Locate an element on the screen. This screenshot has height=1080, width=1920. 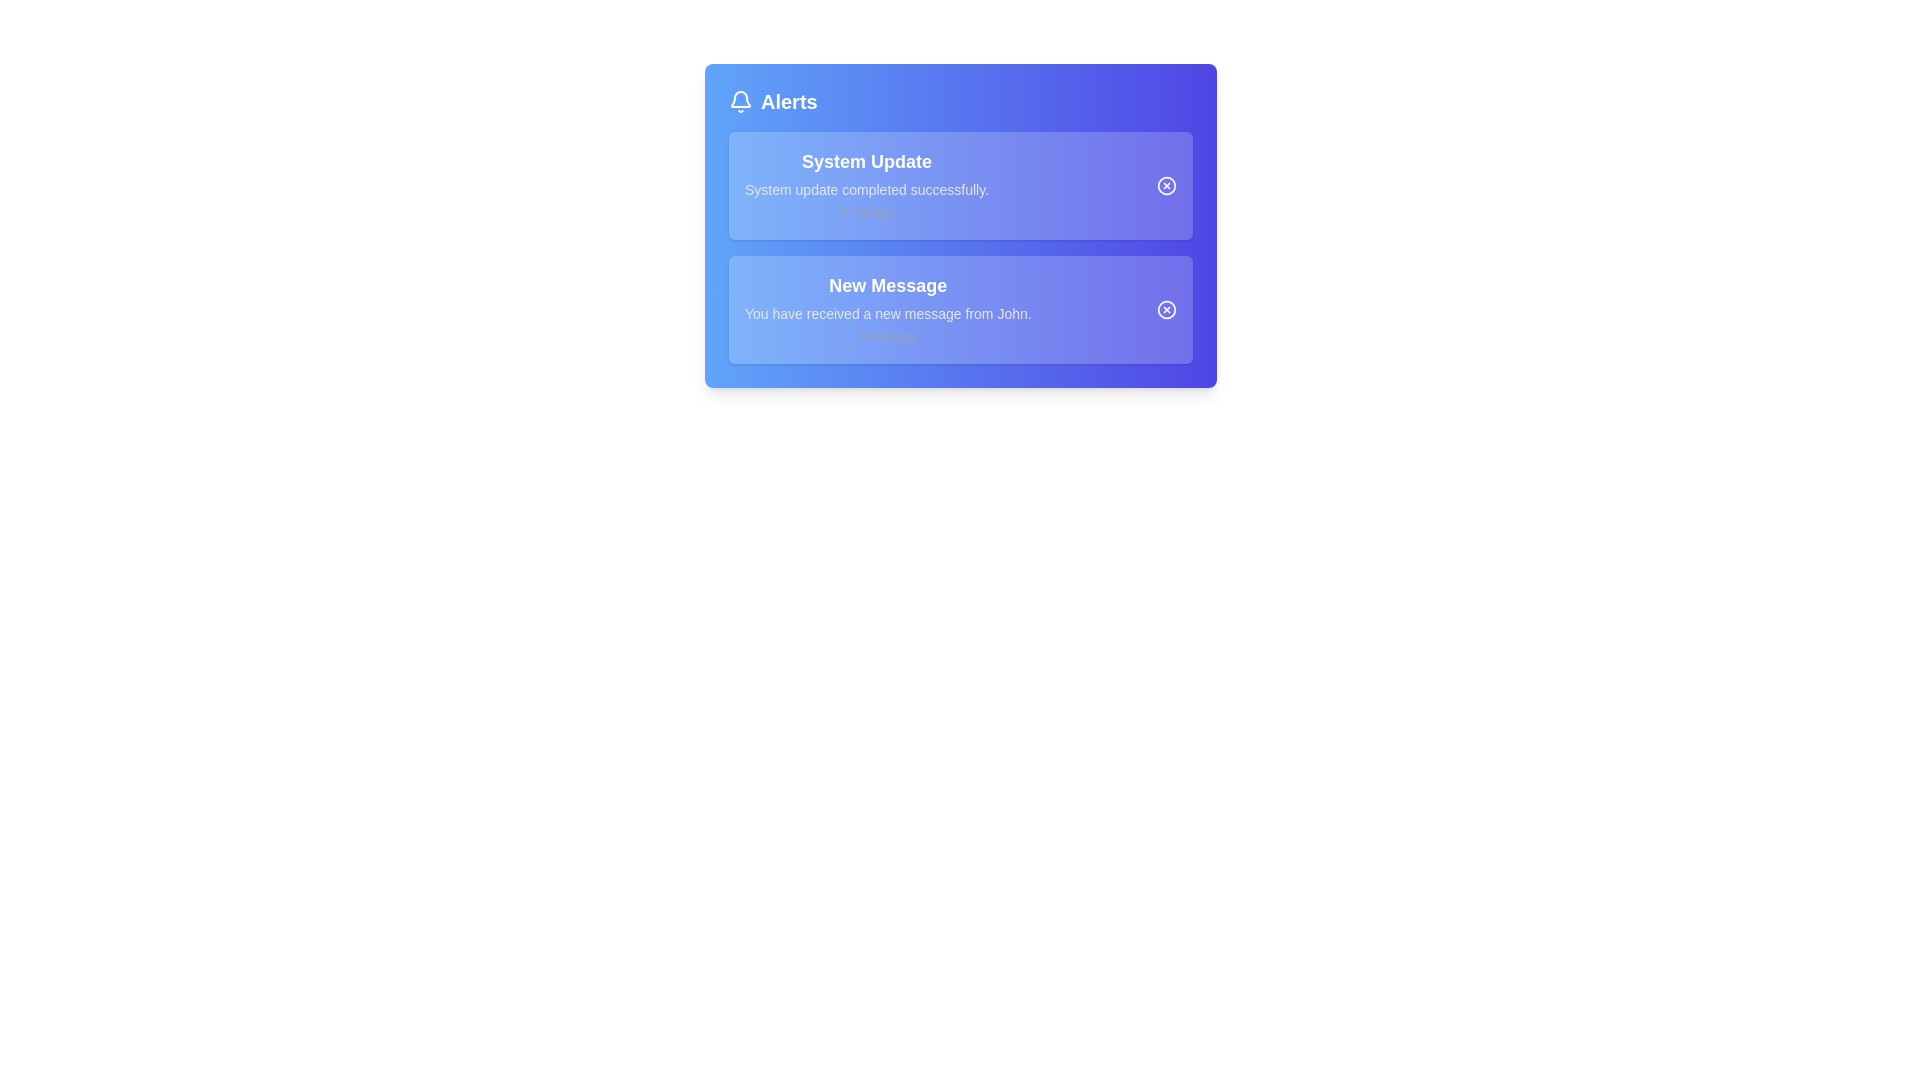
information presented in the first notification titled 'System Update', which includes the bold label, the gray message about the update completion, and the timestamp is located at coordinates (867, 185).